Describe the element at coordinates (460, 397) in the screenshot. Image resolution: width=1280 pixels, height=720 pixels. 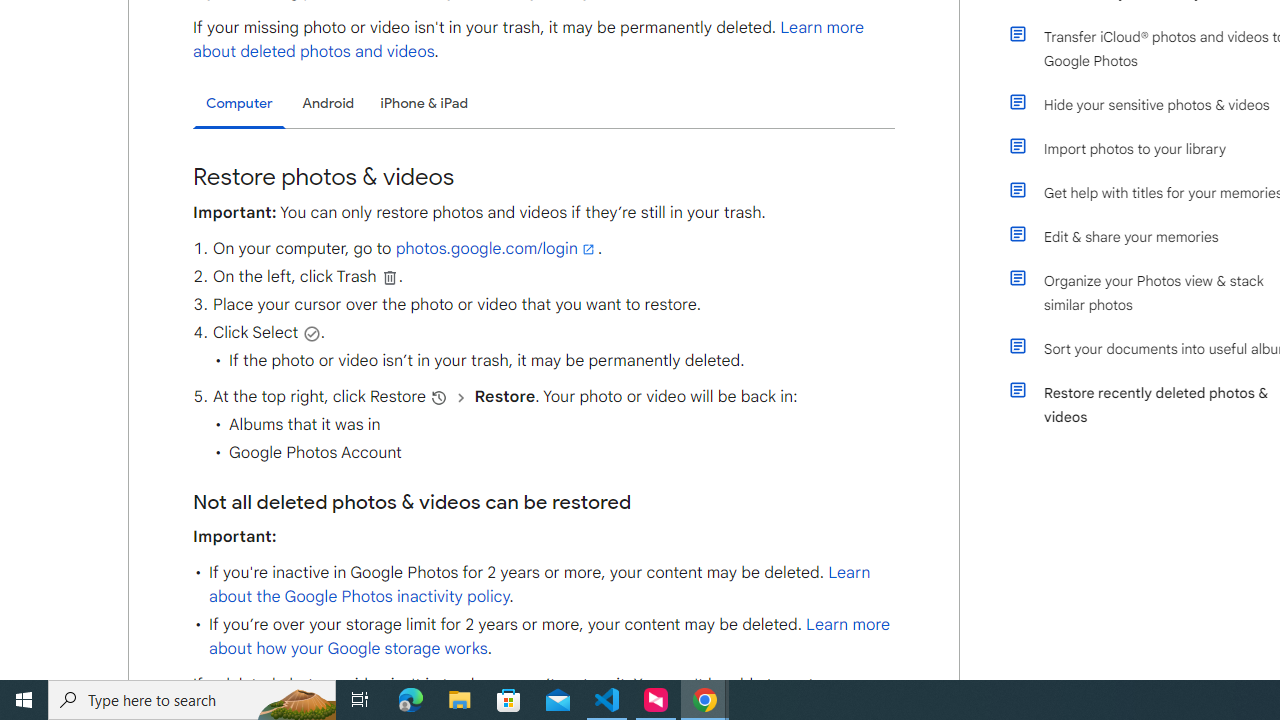
I see `'and then'` at that location.